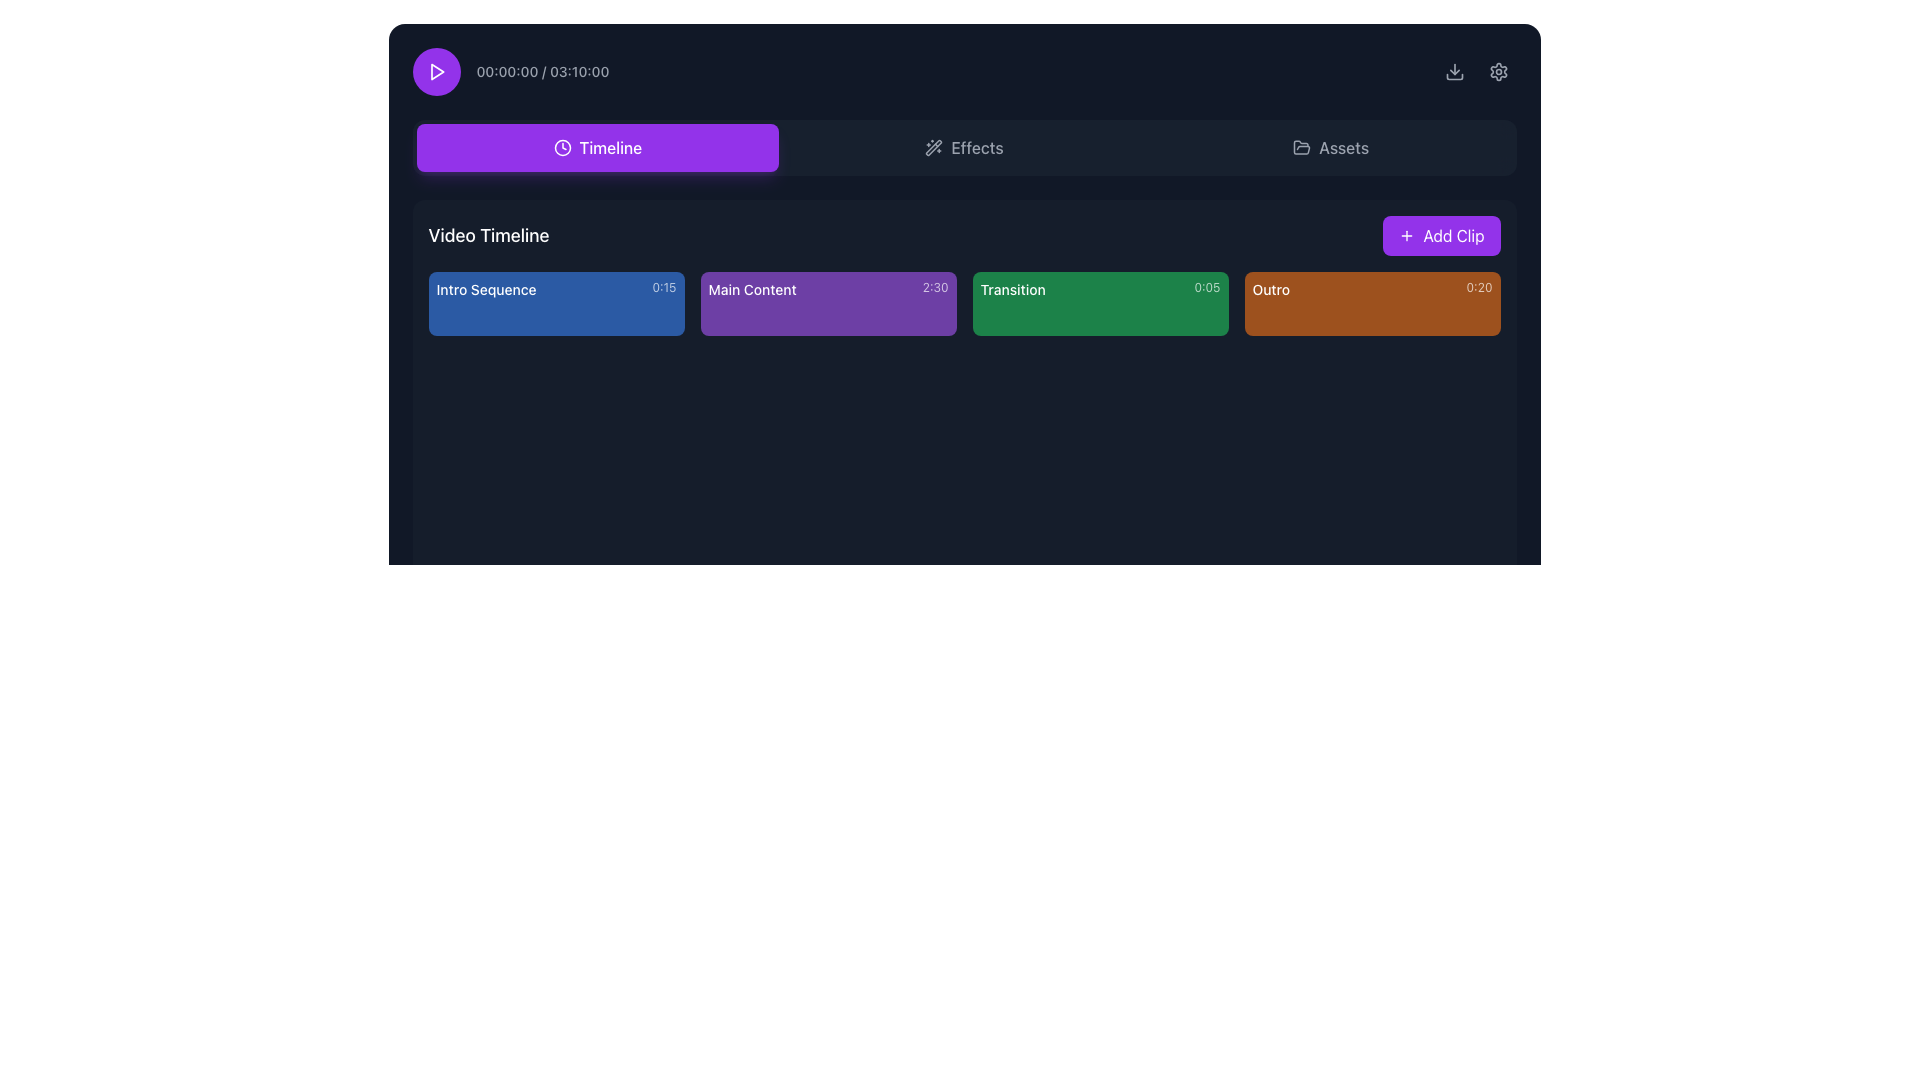 The height and width of the screenshot is (1080, 1920). I want to click on the download button located at the top-right corner of the interface, directly to the left of the settings gear icon, to initiate a download, so click(1454, 71).